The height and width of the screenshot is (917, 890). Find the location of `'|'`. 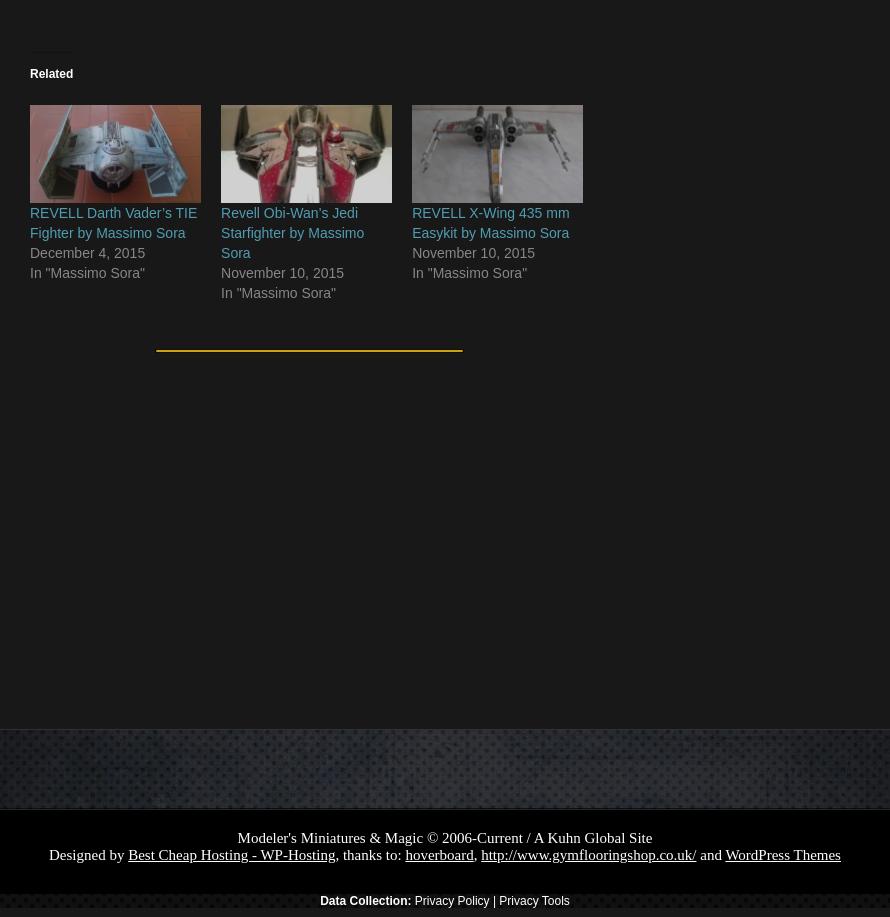

'|' is located at coordinates (494, 900).